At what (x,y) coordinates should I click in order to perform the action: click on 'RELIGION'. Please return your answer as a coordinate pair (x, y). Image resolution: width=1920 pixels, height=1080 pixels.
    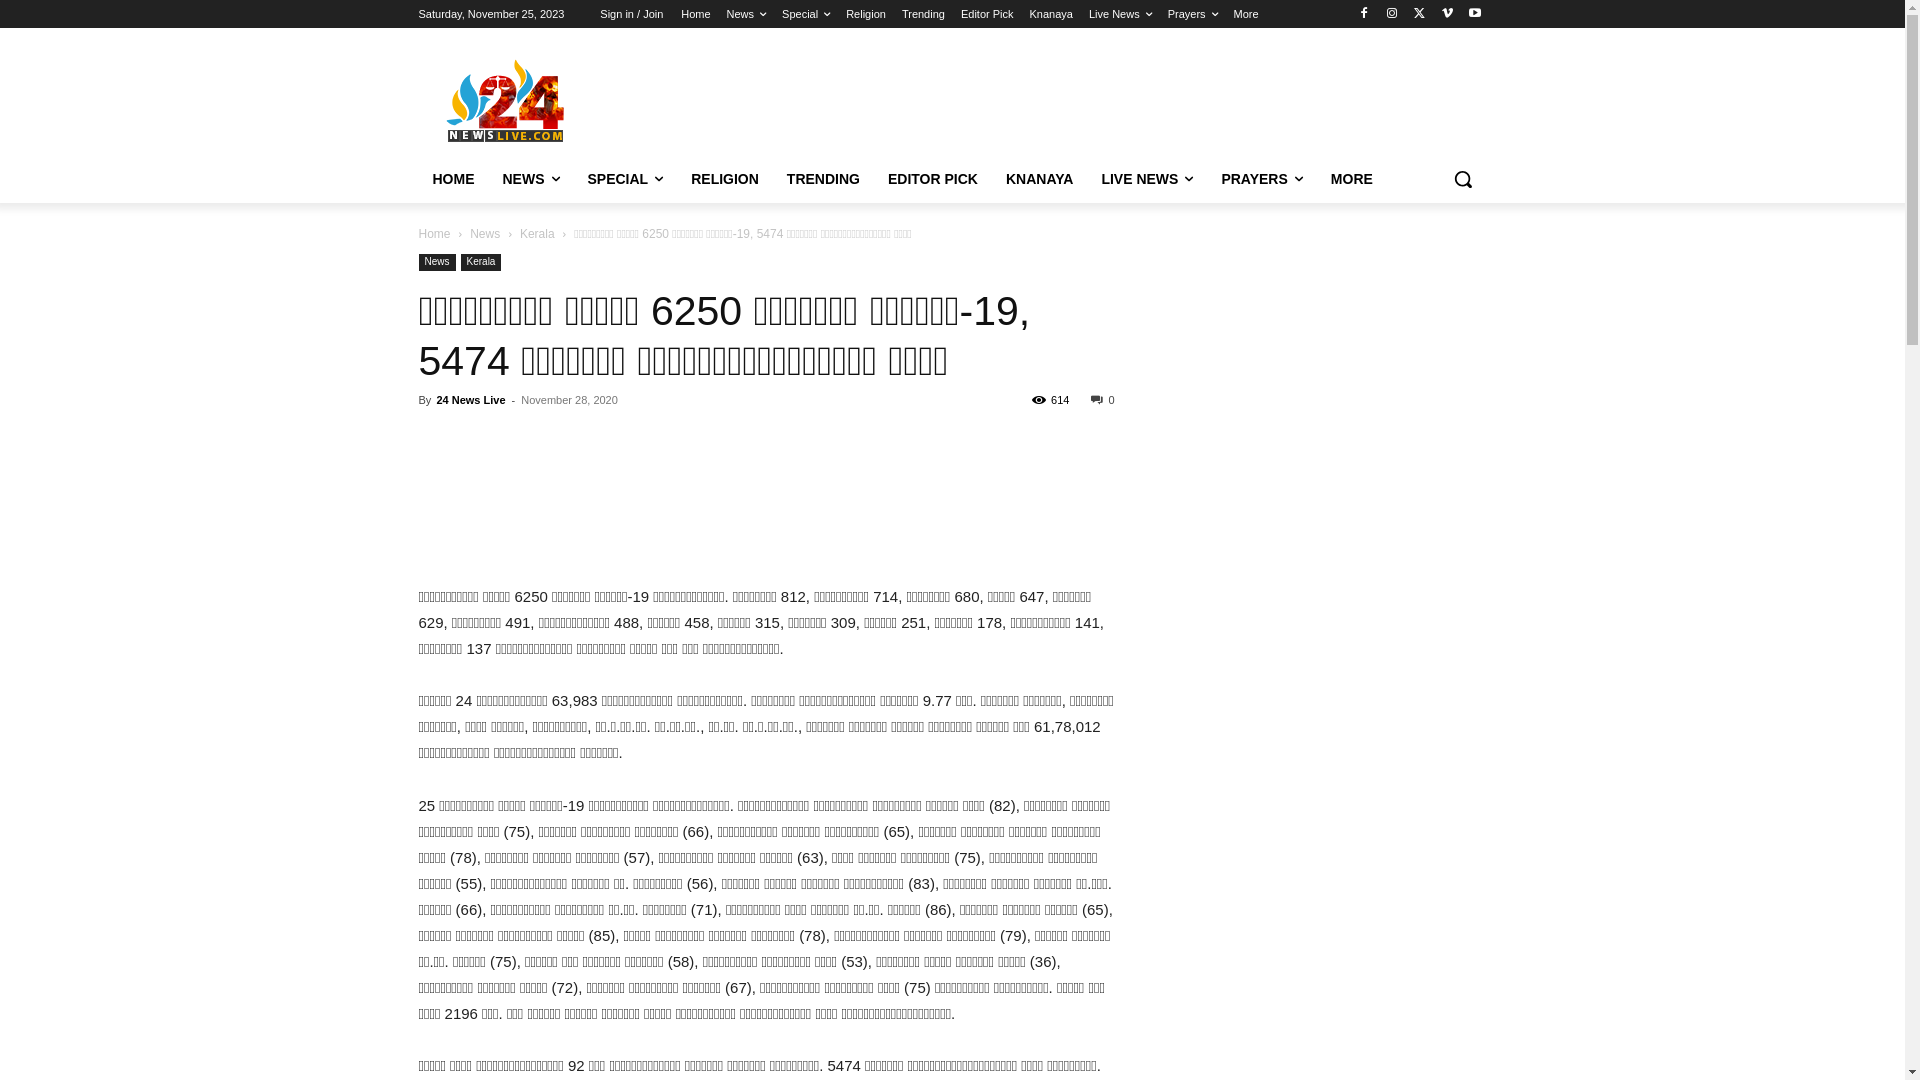
    Looking at the image, I should click on (723, 177).